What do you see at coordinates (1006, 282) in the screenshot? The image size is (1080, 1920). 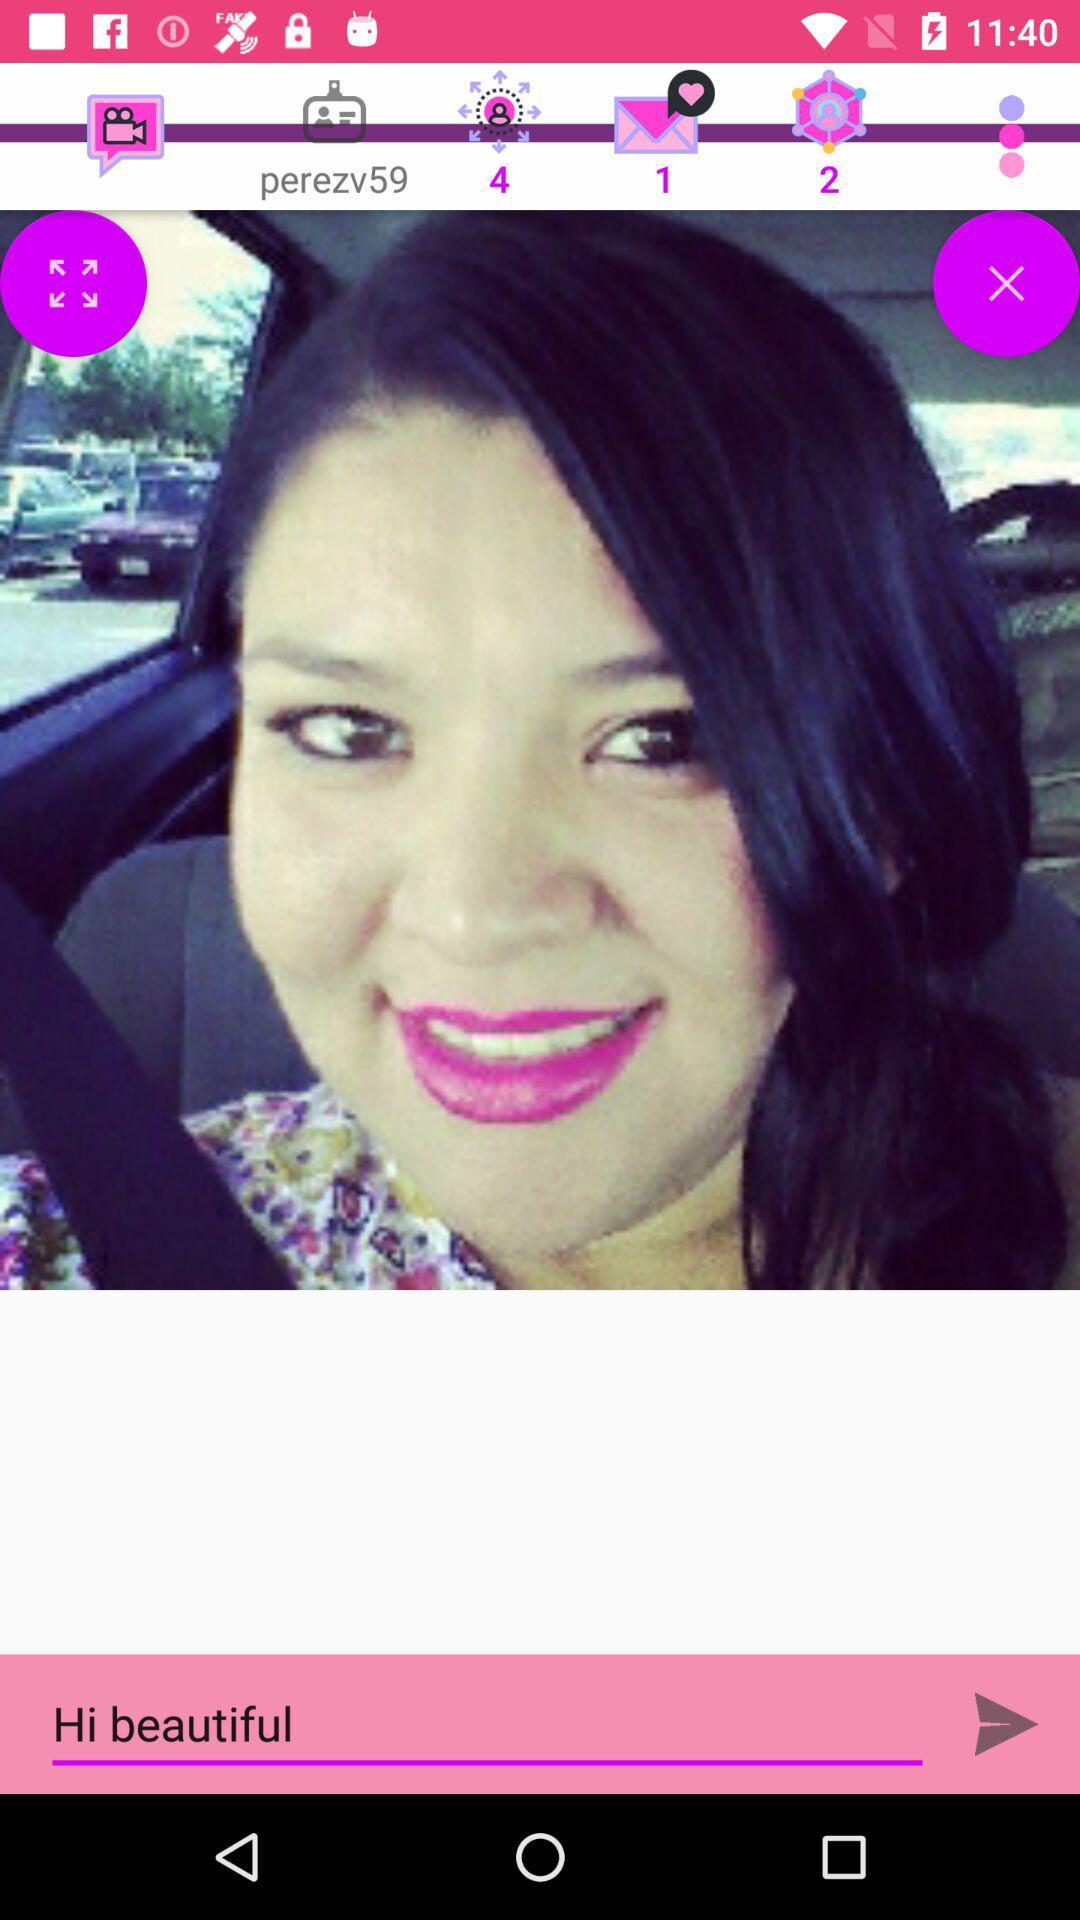 I see `close` at bounding box center [1006, 282].